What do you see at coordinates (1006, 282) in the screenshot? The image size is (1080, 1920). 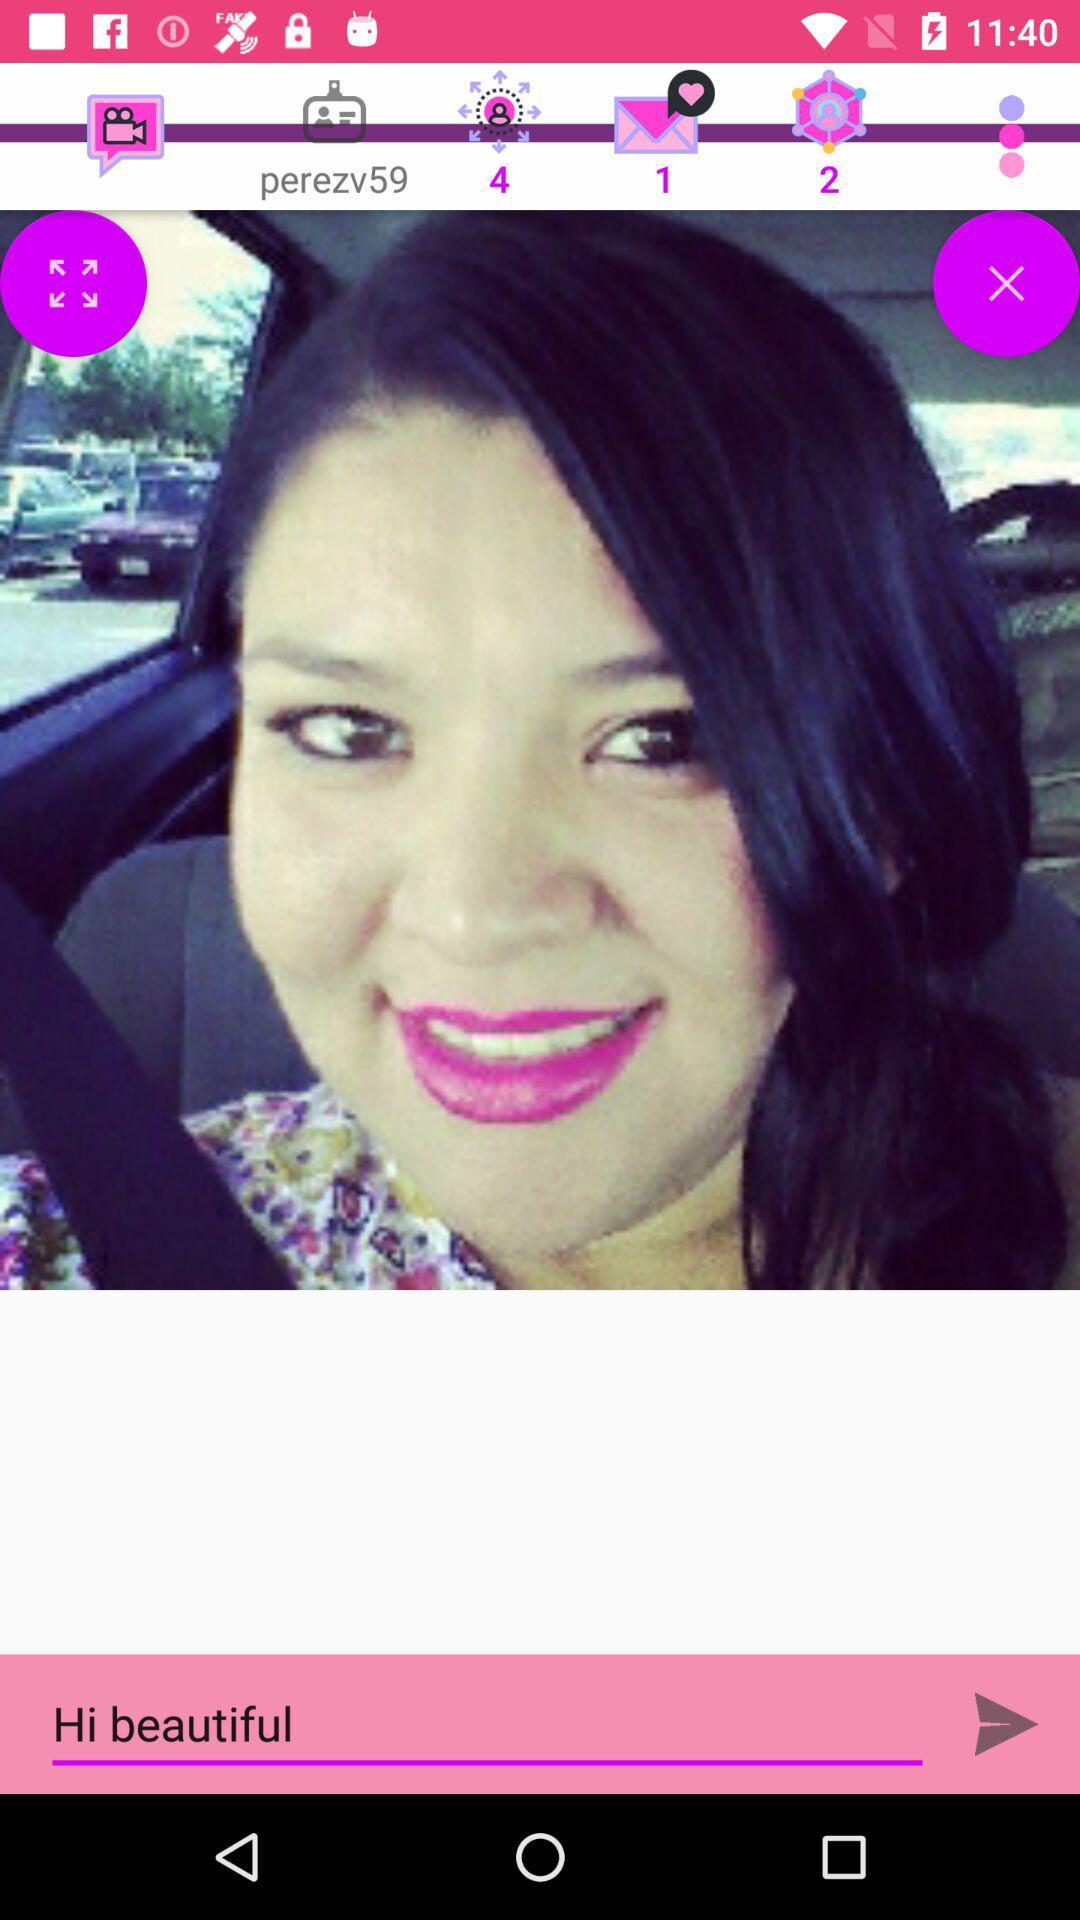 I see `close` at bounding box center [1006, 282].